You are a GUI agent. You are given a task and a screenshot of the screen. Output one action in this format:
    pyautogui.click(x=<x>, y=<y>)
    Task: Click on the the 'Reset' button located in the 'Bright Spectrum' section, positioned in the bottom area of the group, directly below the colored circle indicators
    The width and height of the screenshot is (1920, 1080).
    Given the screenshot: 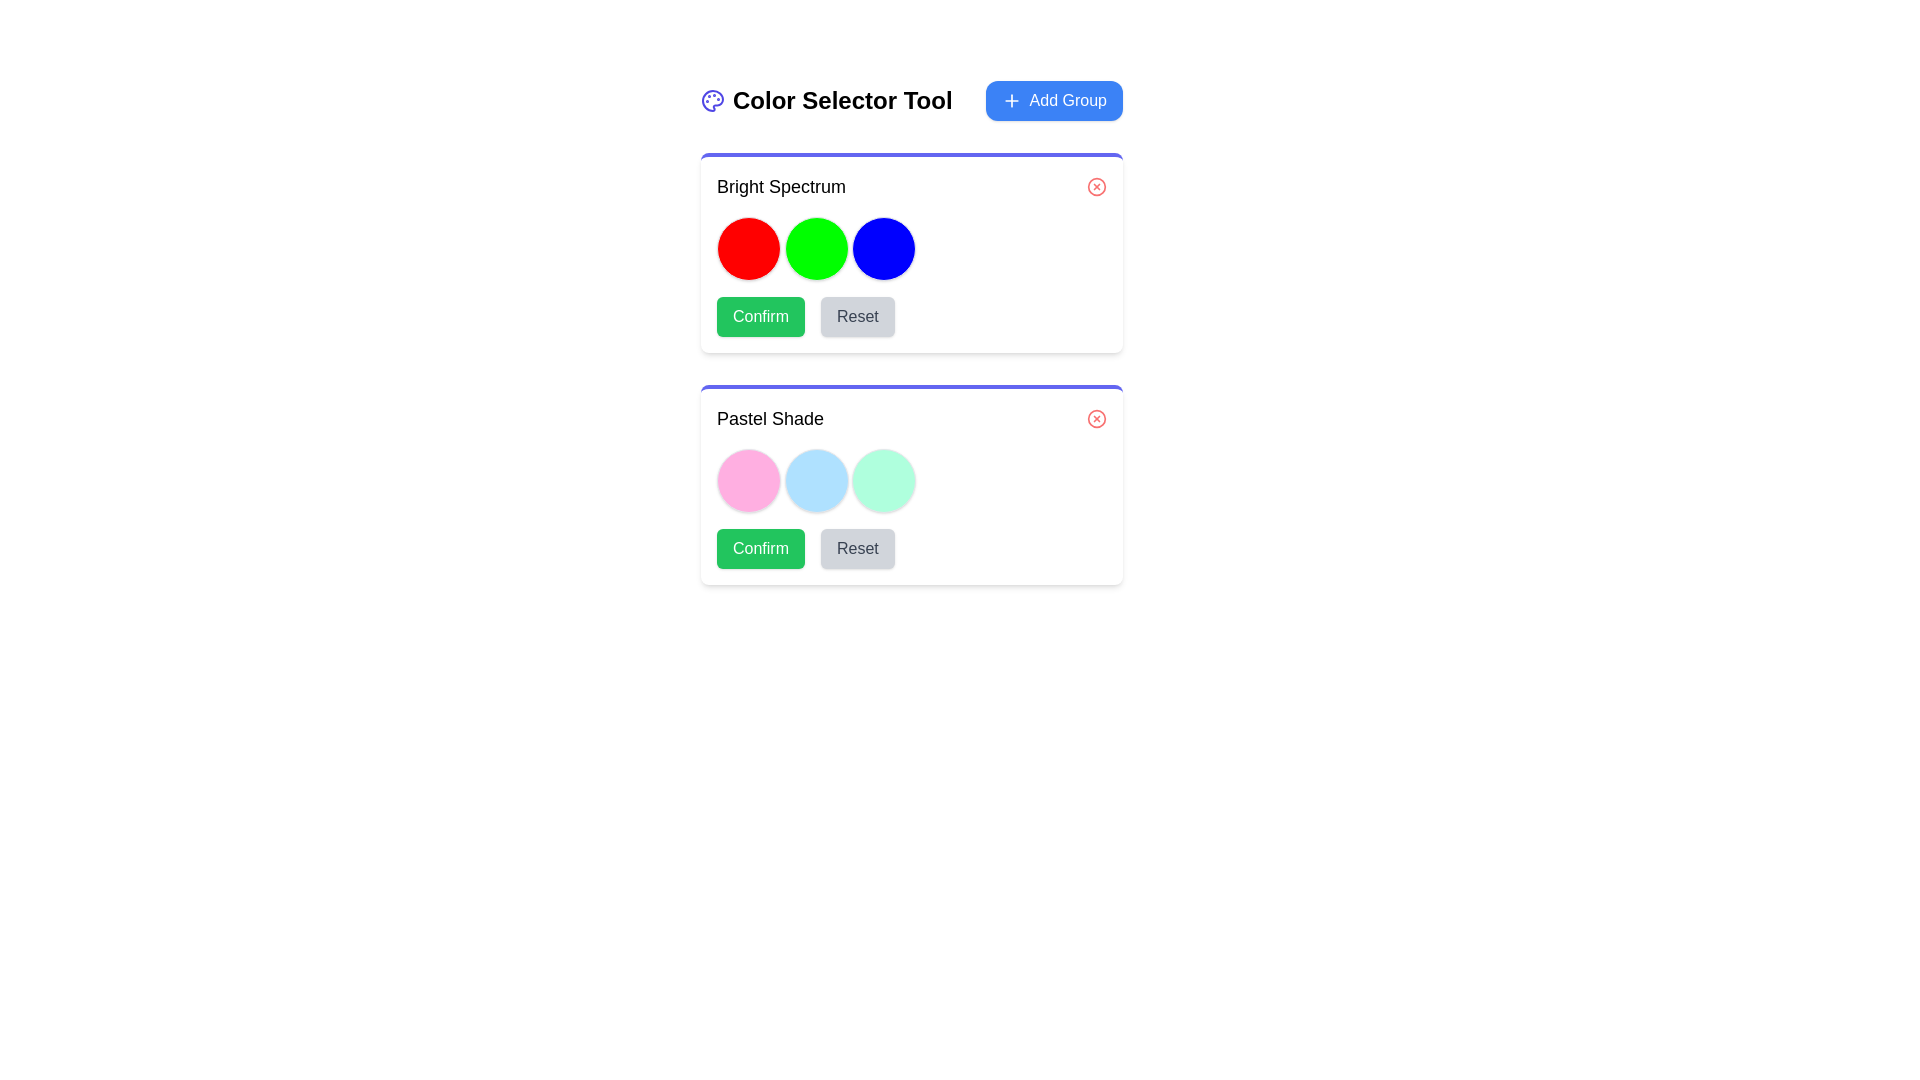 What is the action you would take?
    pyautogui.click(x=911, y=315)
    